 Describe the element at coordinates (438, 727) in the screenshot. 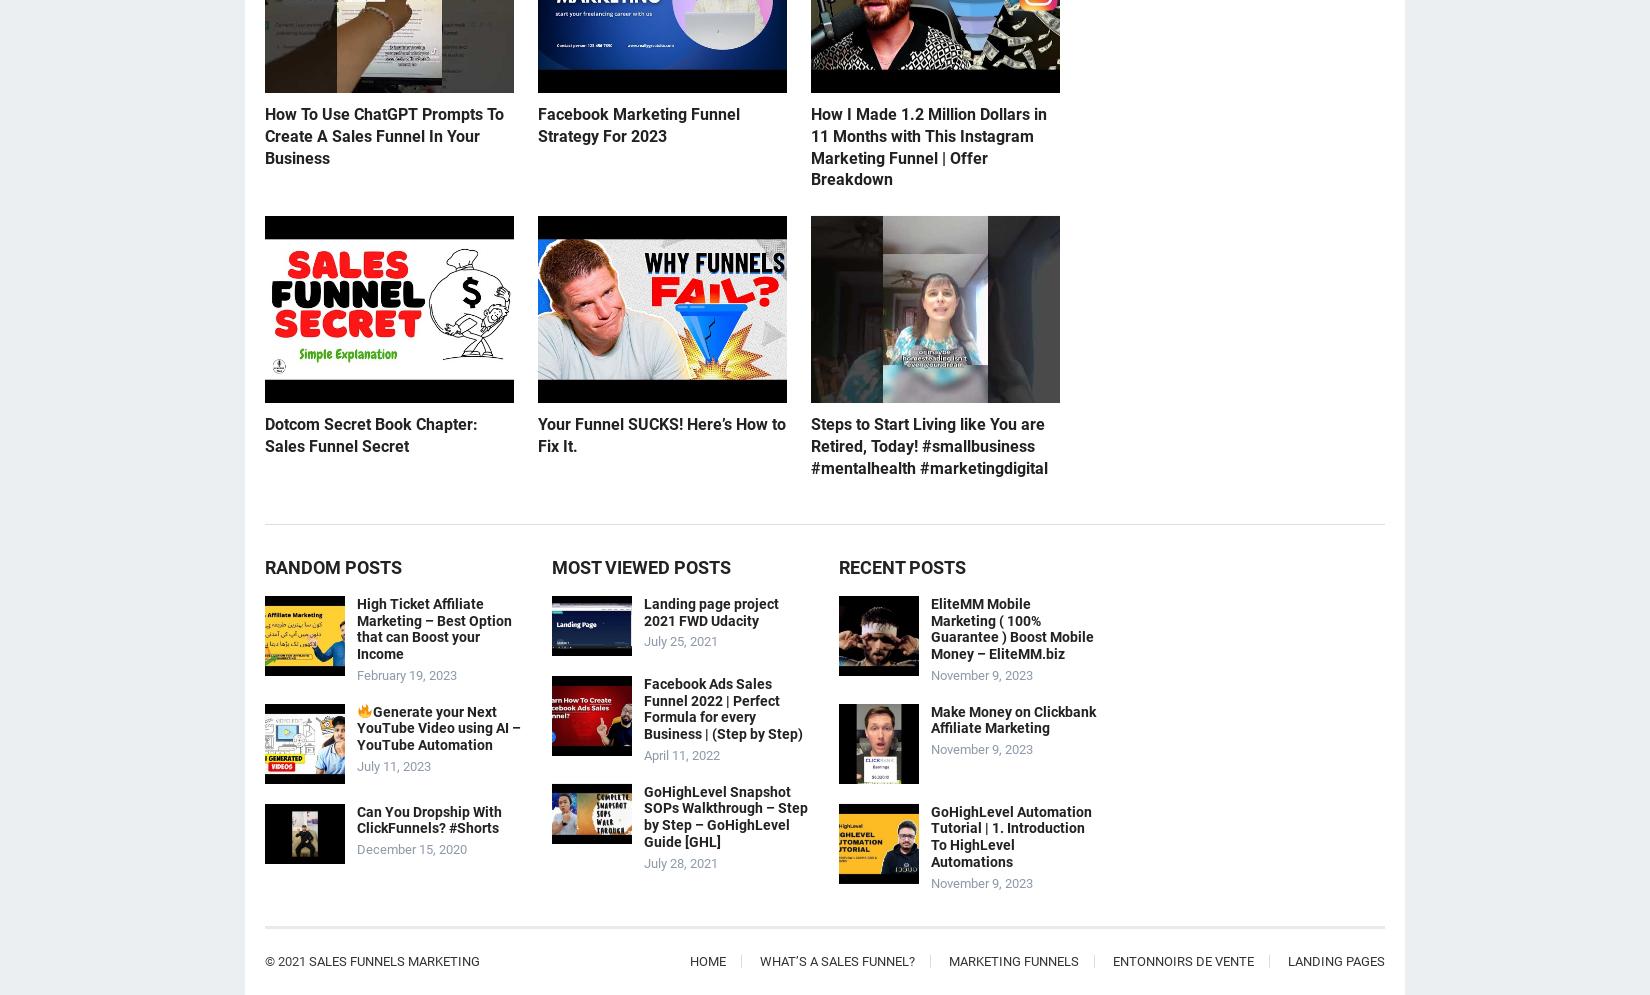

I see `'Generate your Next YouTube Video using AI – YouTube Automation'` at that location.